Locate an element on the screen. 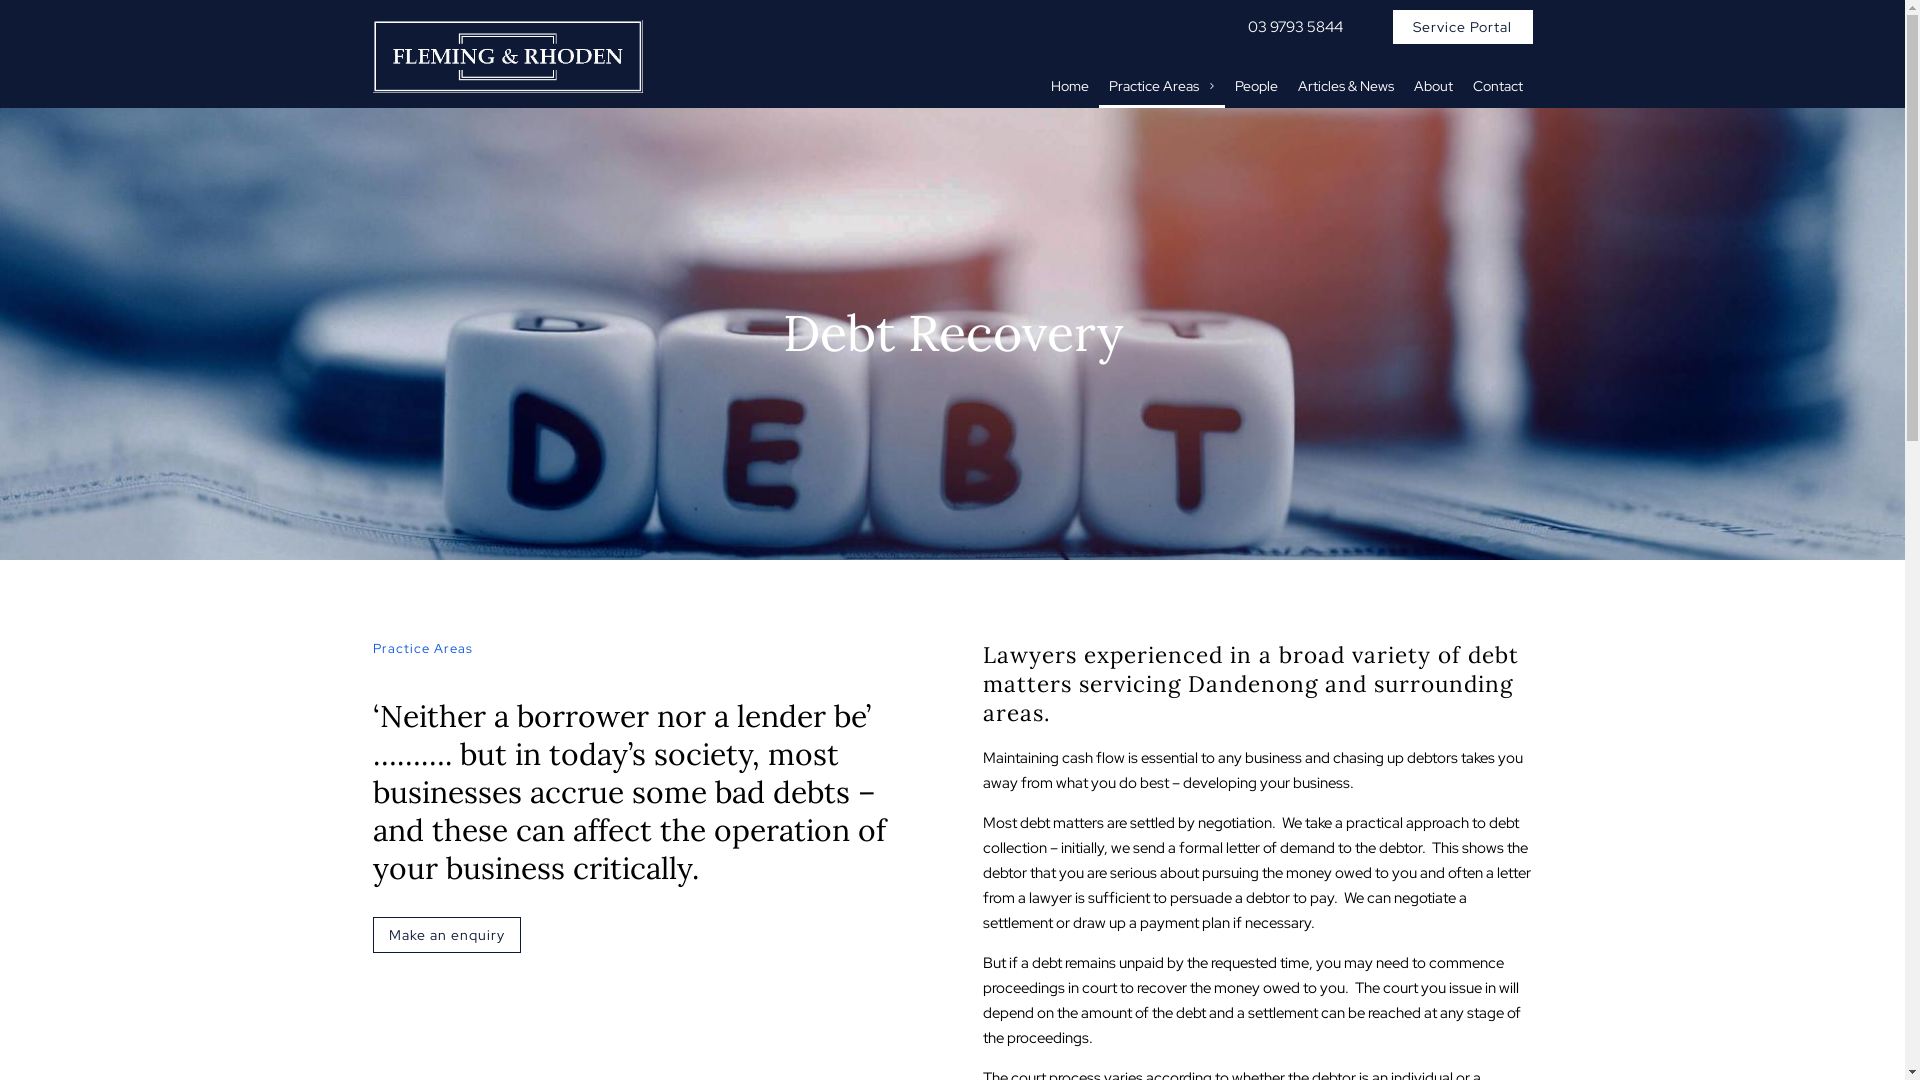 The width and height of the screenshot is (1920, 1080). 'Practice Areas' is located at coordinates (1161, 84).